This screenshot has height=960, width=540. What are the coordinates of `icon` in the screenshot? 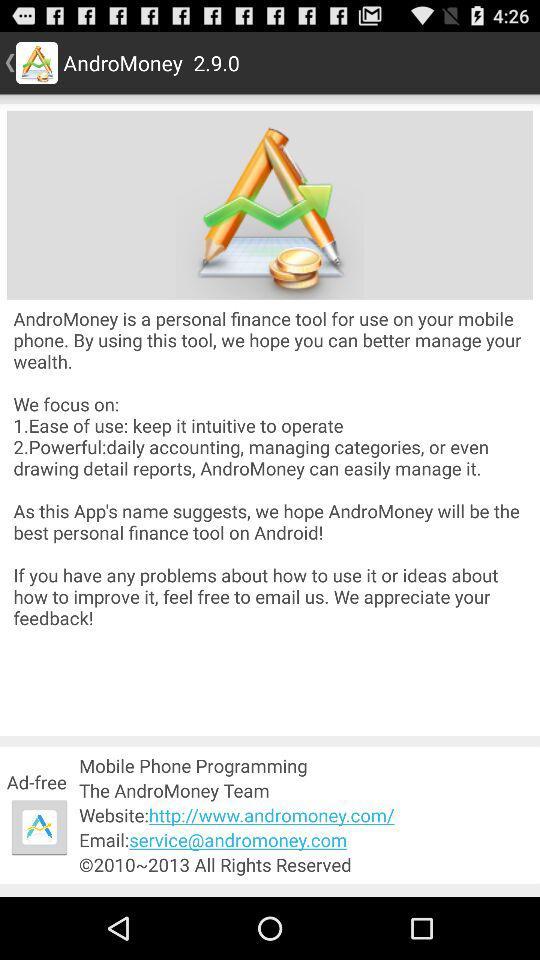 It's located at (270, 205).